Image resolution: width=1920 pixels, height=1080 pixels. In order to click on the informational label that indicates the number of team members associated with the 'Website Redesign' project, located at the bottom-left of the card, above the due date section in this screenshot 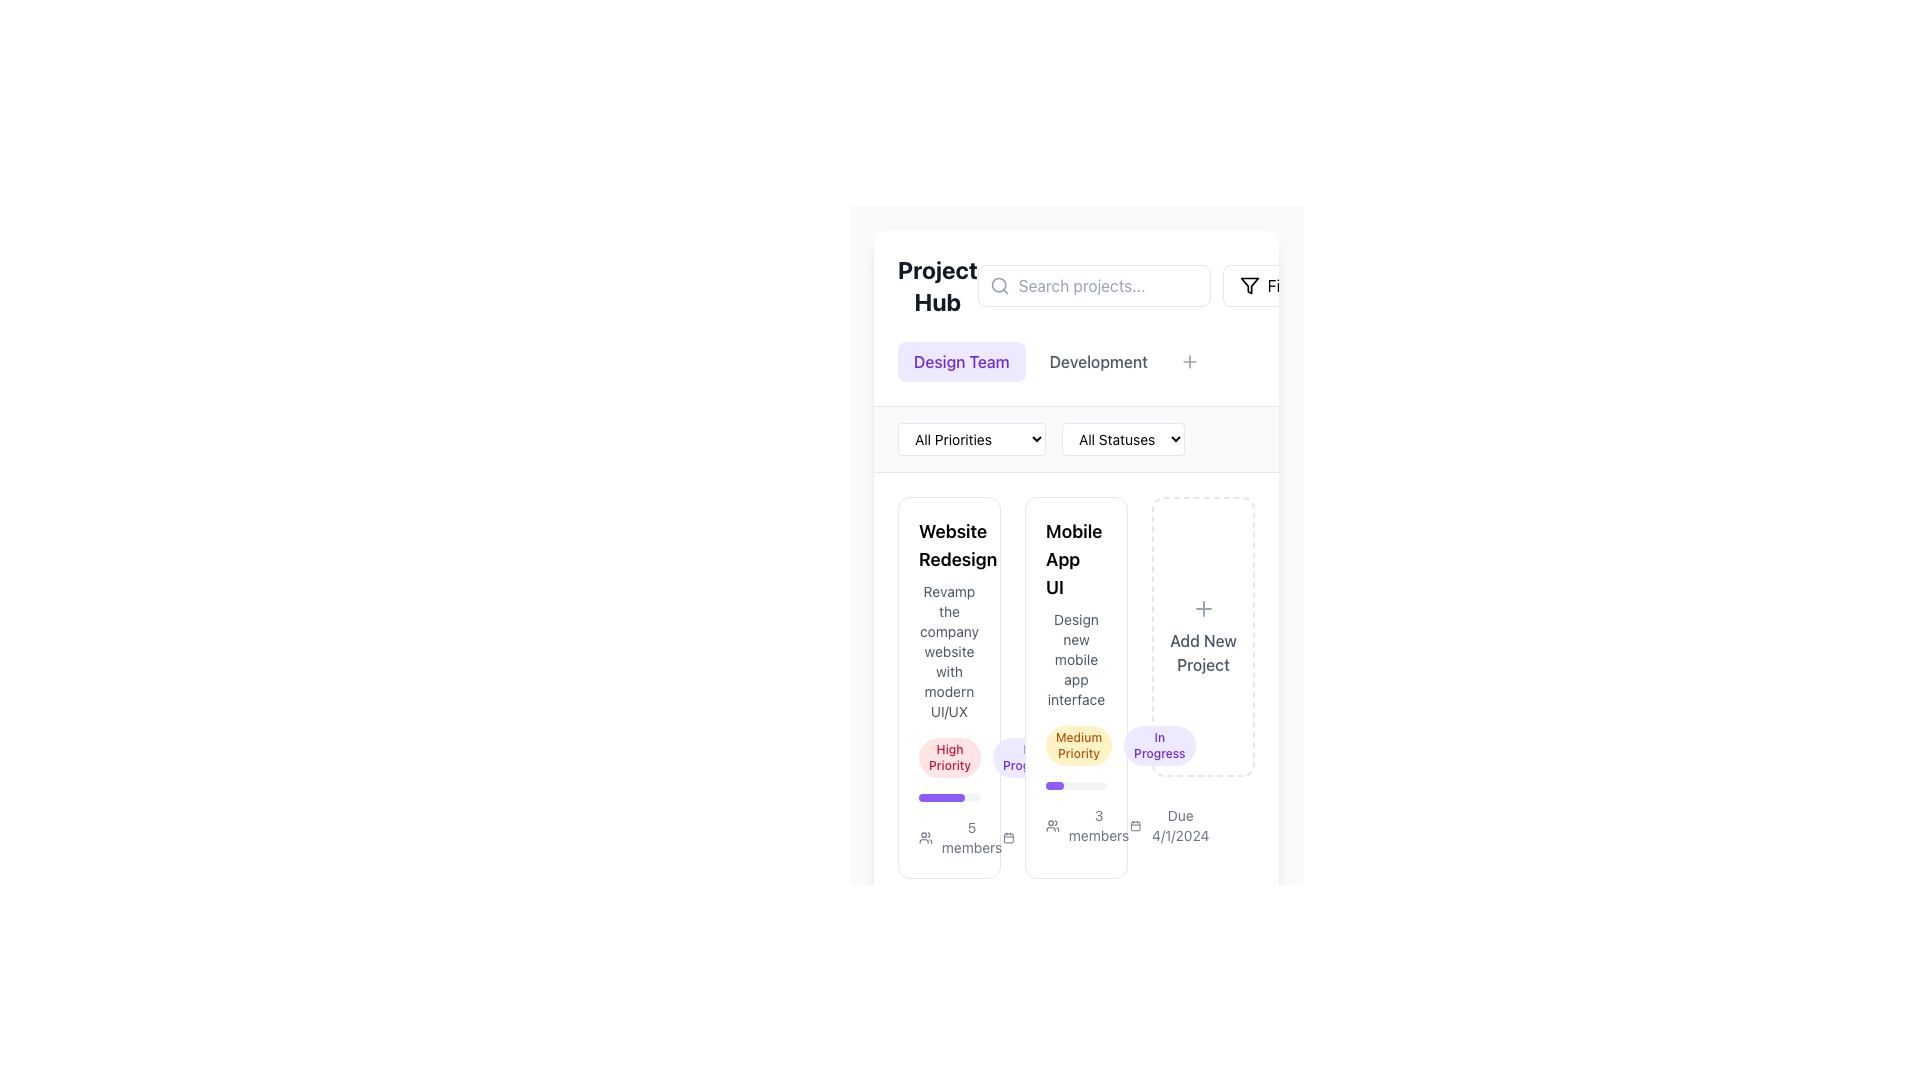, I will do `click(948, 837)`.